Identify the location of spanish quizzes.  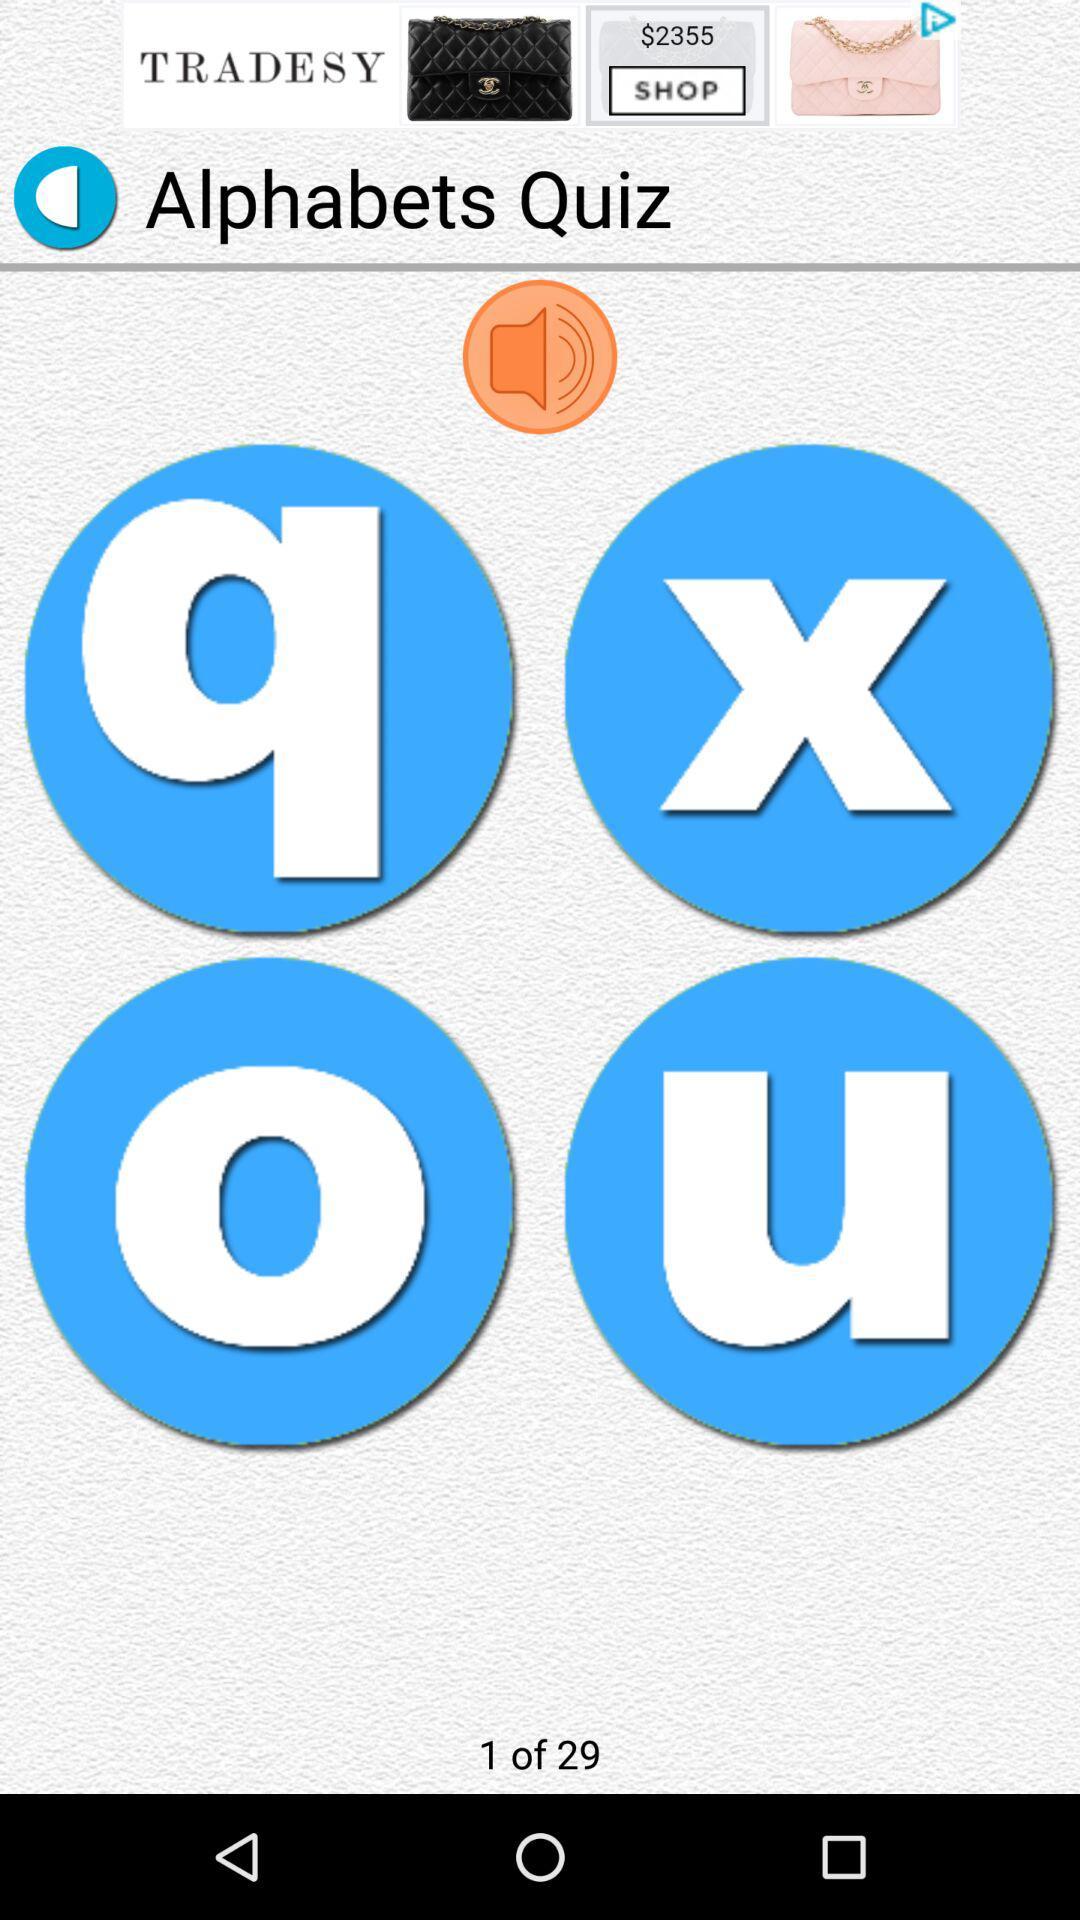
(270, 690).